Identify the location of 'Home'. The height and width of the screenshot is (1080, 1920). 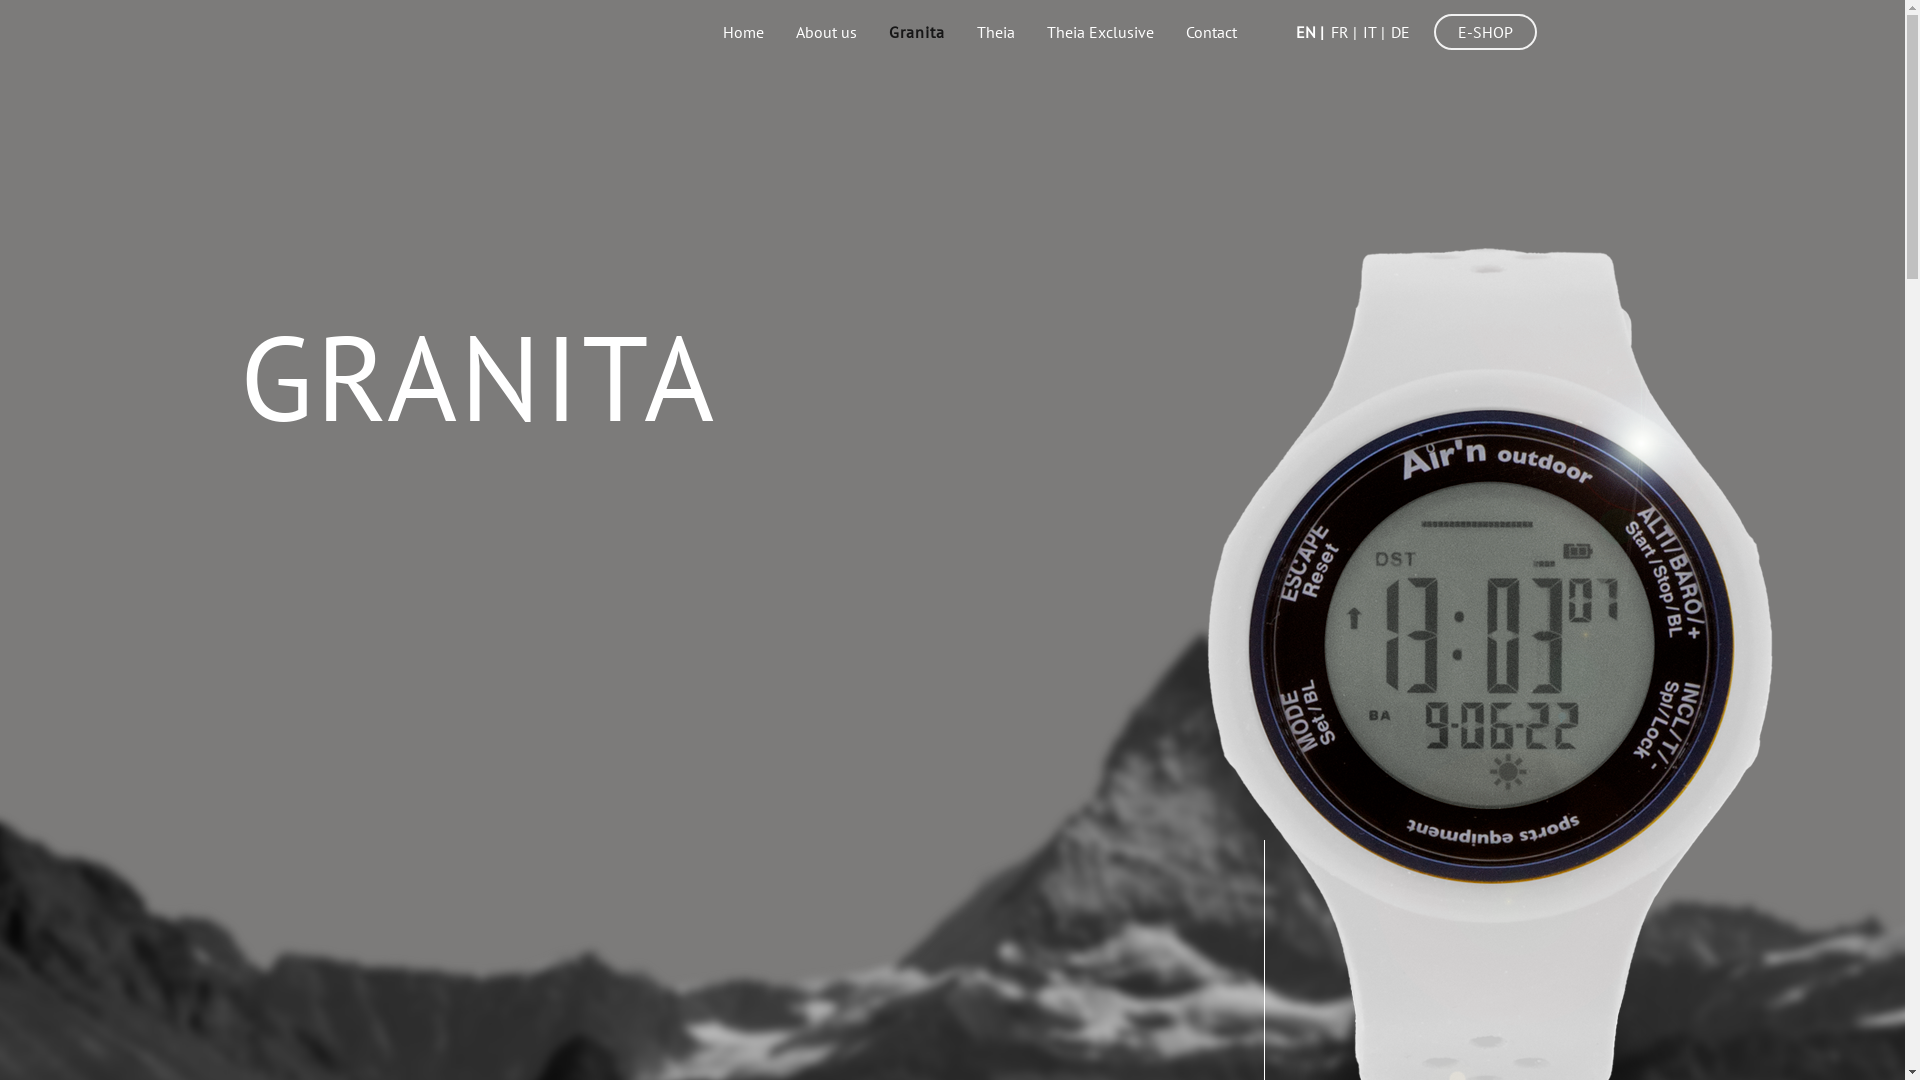
(742, 31).